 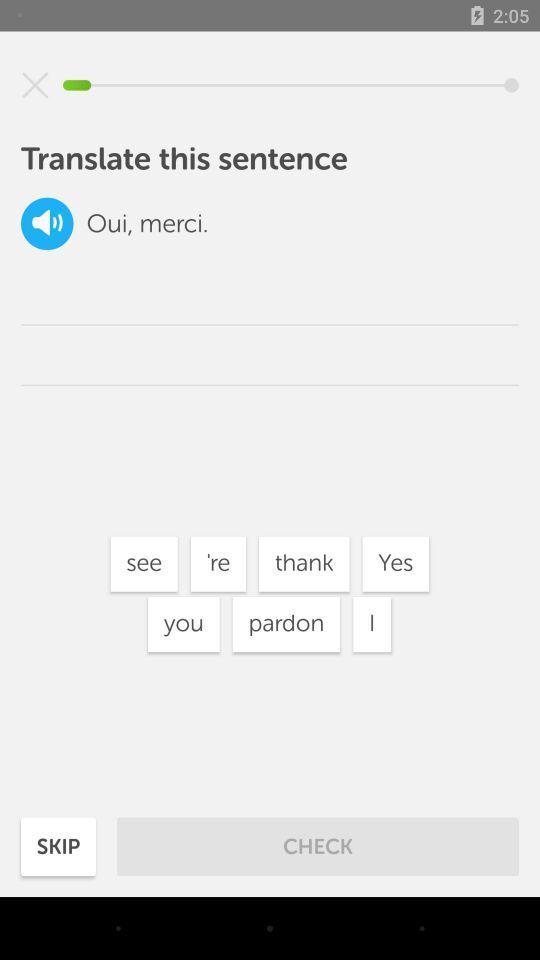 I want to click on text, so click(x=47, y=223).